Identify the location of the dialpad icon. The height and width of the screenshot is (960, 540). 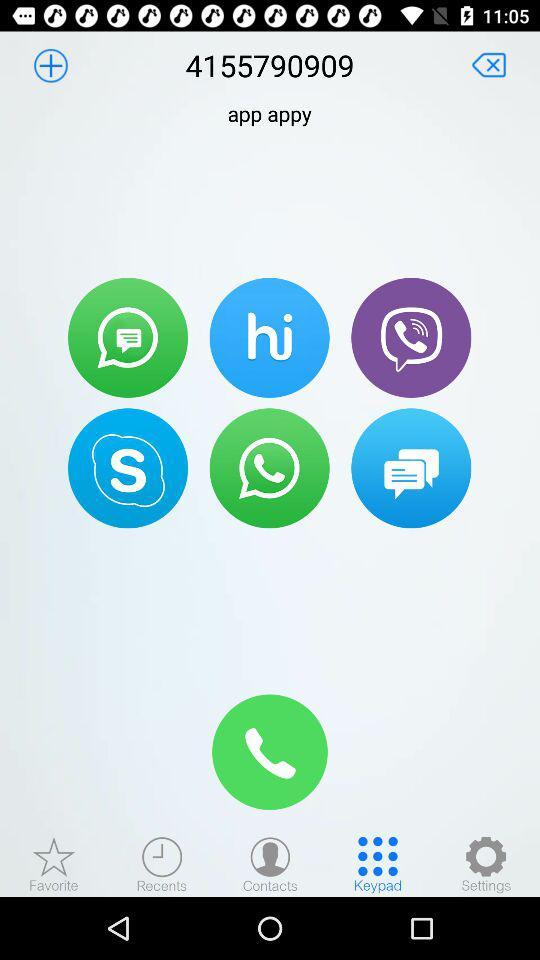
(378, 863).